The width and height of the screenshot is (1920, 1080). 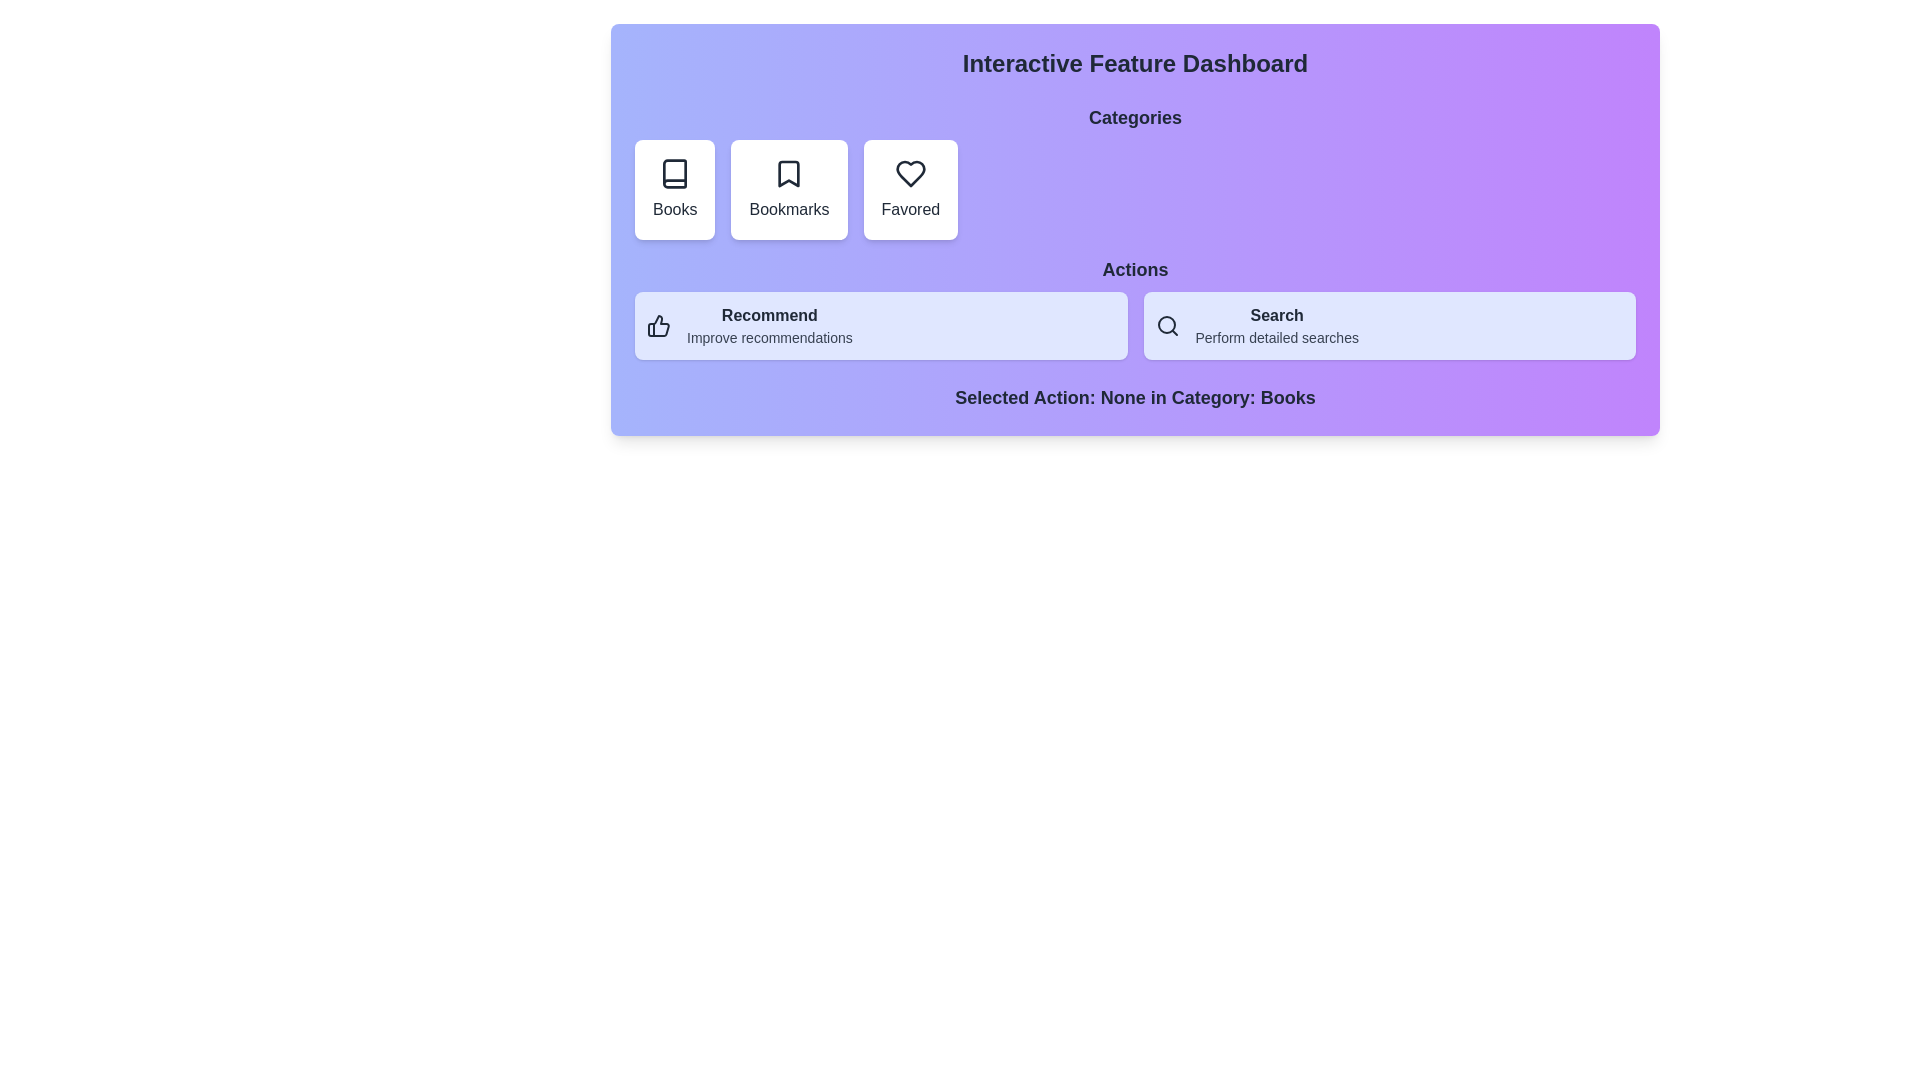 What do you see at coordinates (658, 325) in the screenshot?
I see `the 'thumbs-up' icon located inside the 'Recommend' action button, which is positioned to the left of the 'Search' button` at bounding box center [658, 325].